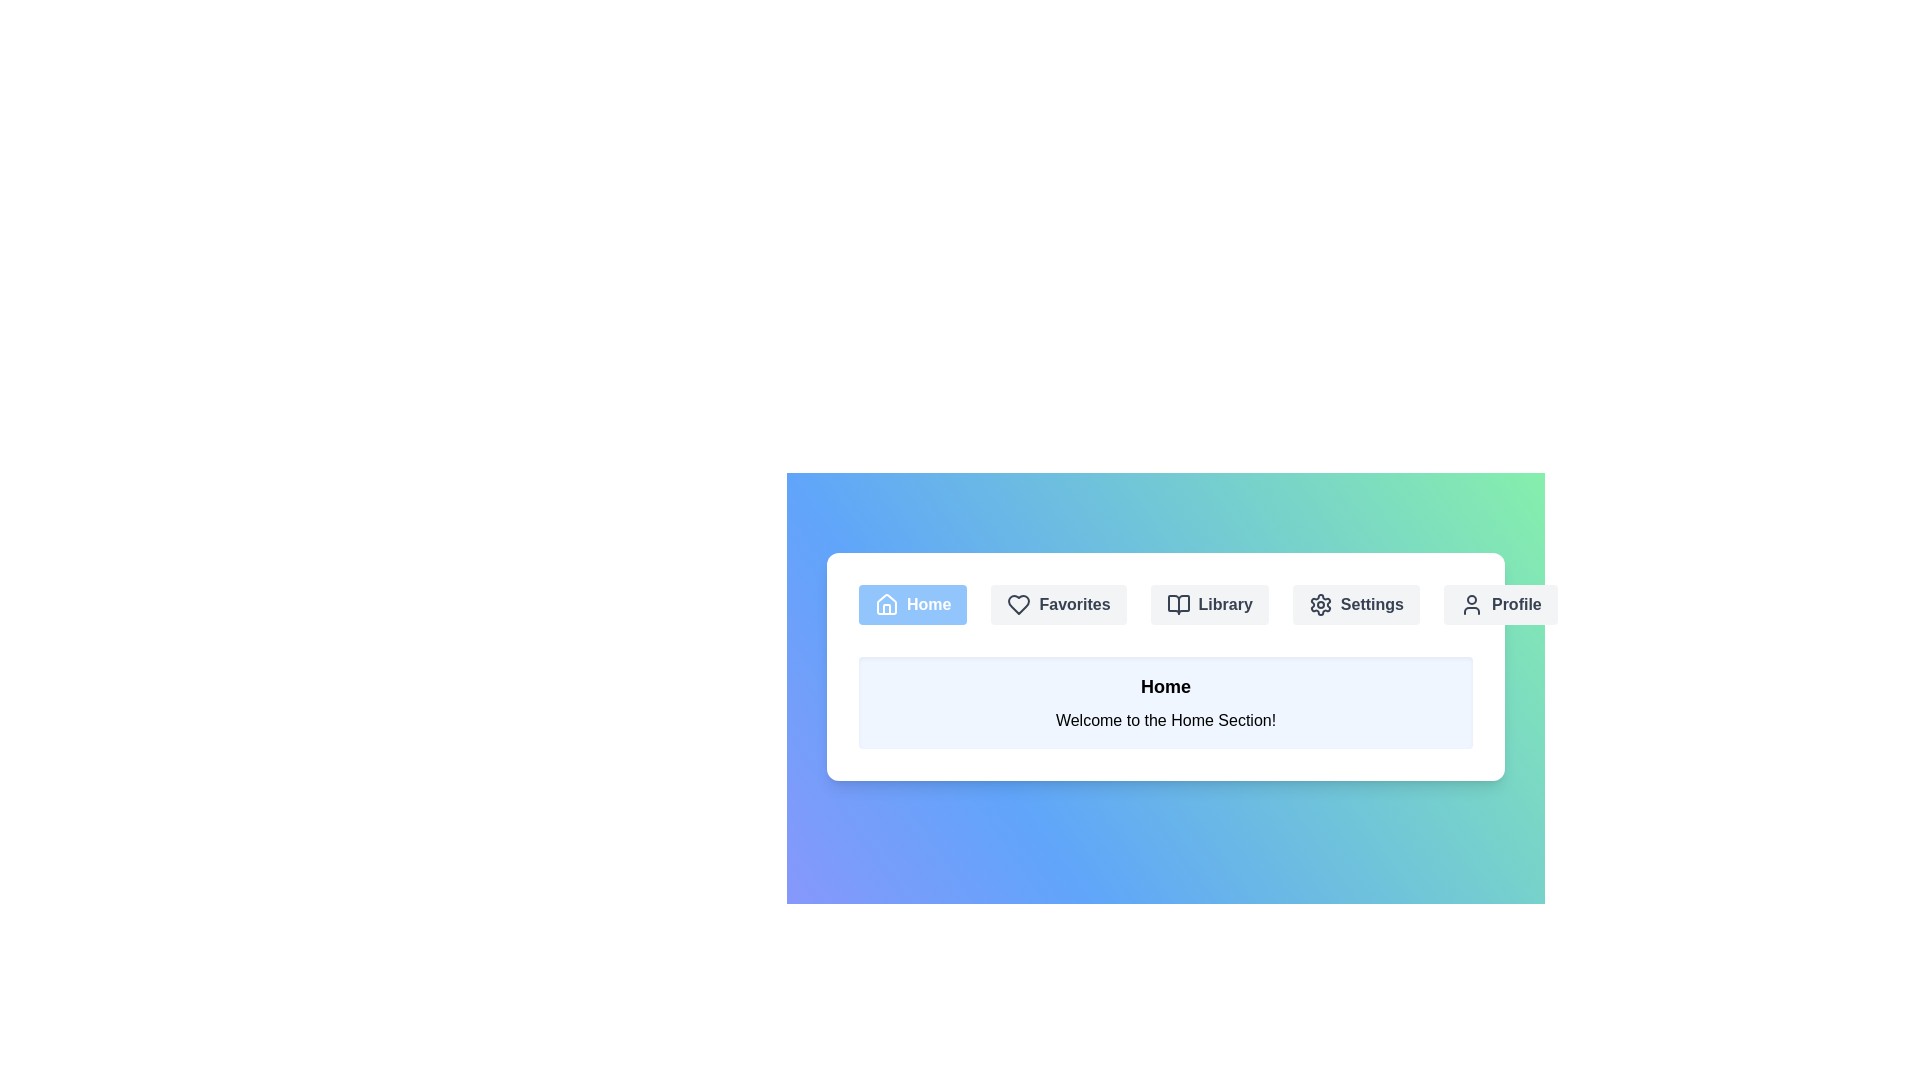 The width and height of the screenshot is (1920, 1080). Describe the element at coordinates (886, 603) in the screenshot. I see `the 'Home' icon located in the navigation bar at the top of the interface, which symbolizes the home section and is the first icon from the left` at that location.